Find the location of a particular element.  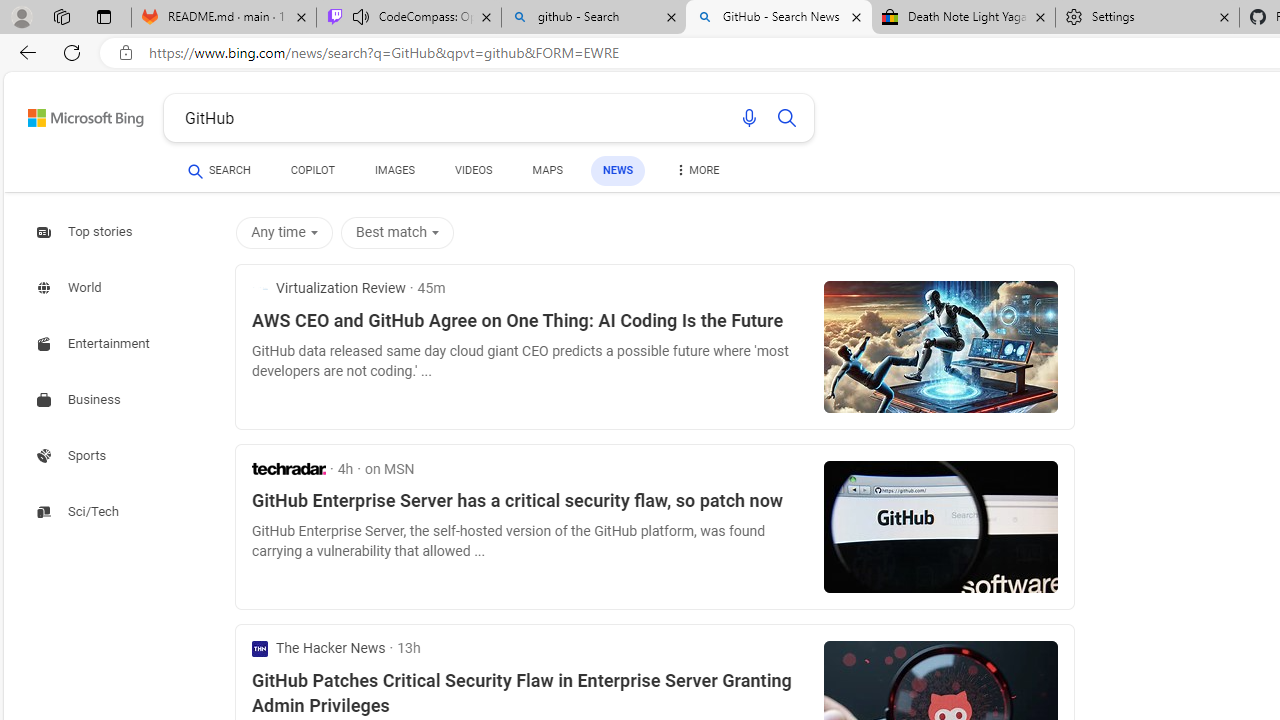

'Search news from Virtualization Review' is located at coordinates (328, 288).